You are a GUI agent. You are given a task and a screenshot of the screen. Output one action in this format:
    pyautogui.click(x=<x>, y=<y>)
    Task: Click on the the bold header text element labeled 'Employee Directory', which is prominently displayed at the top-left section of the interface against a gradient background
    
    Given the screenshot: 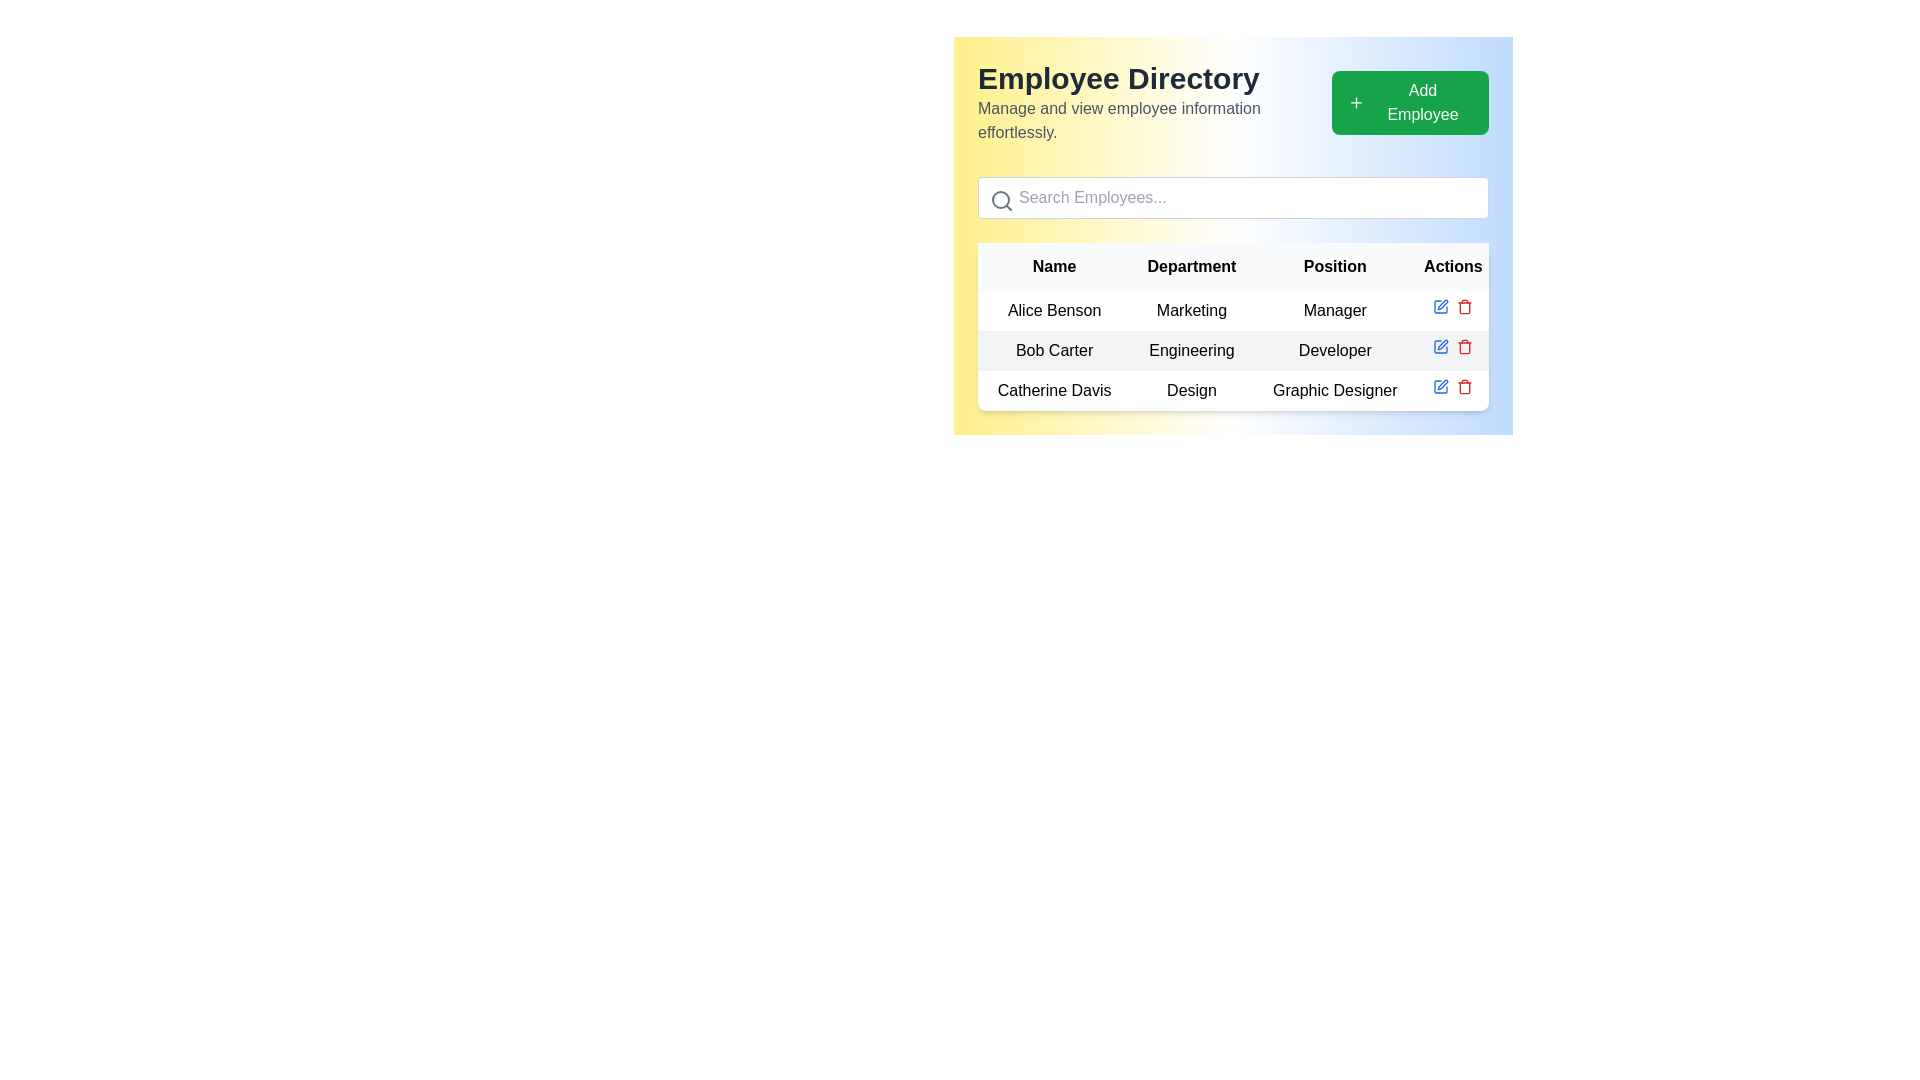 What is the action you would take?
    pyautogui.click(x=1154, y=77)
    